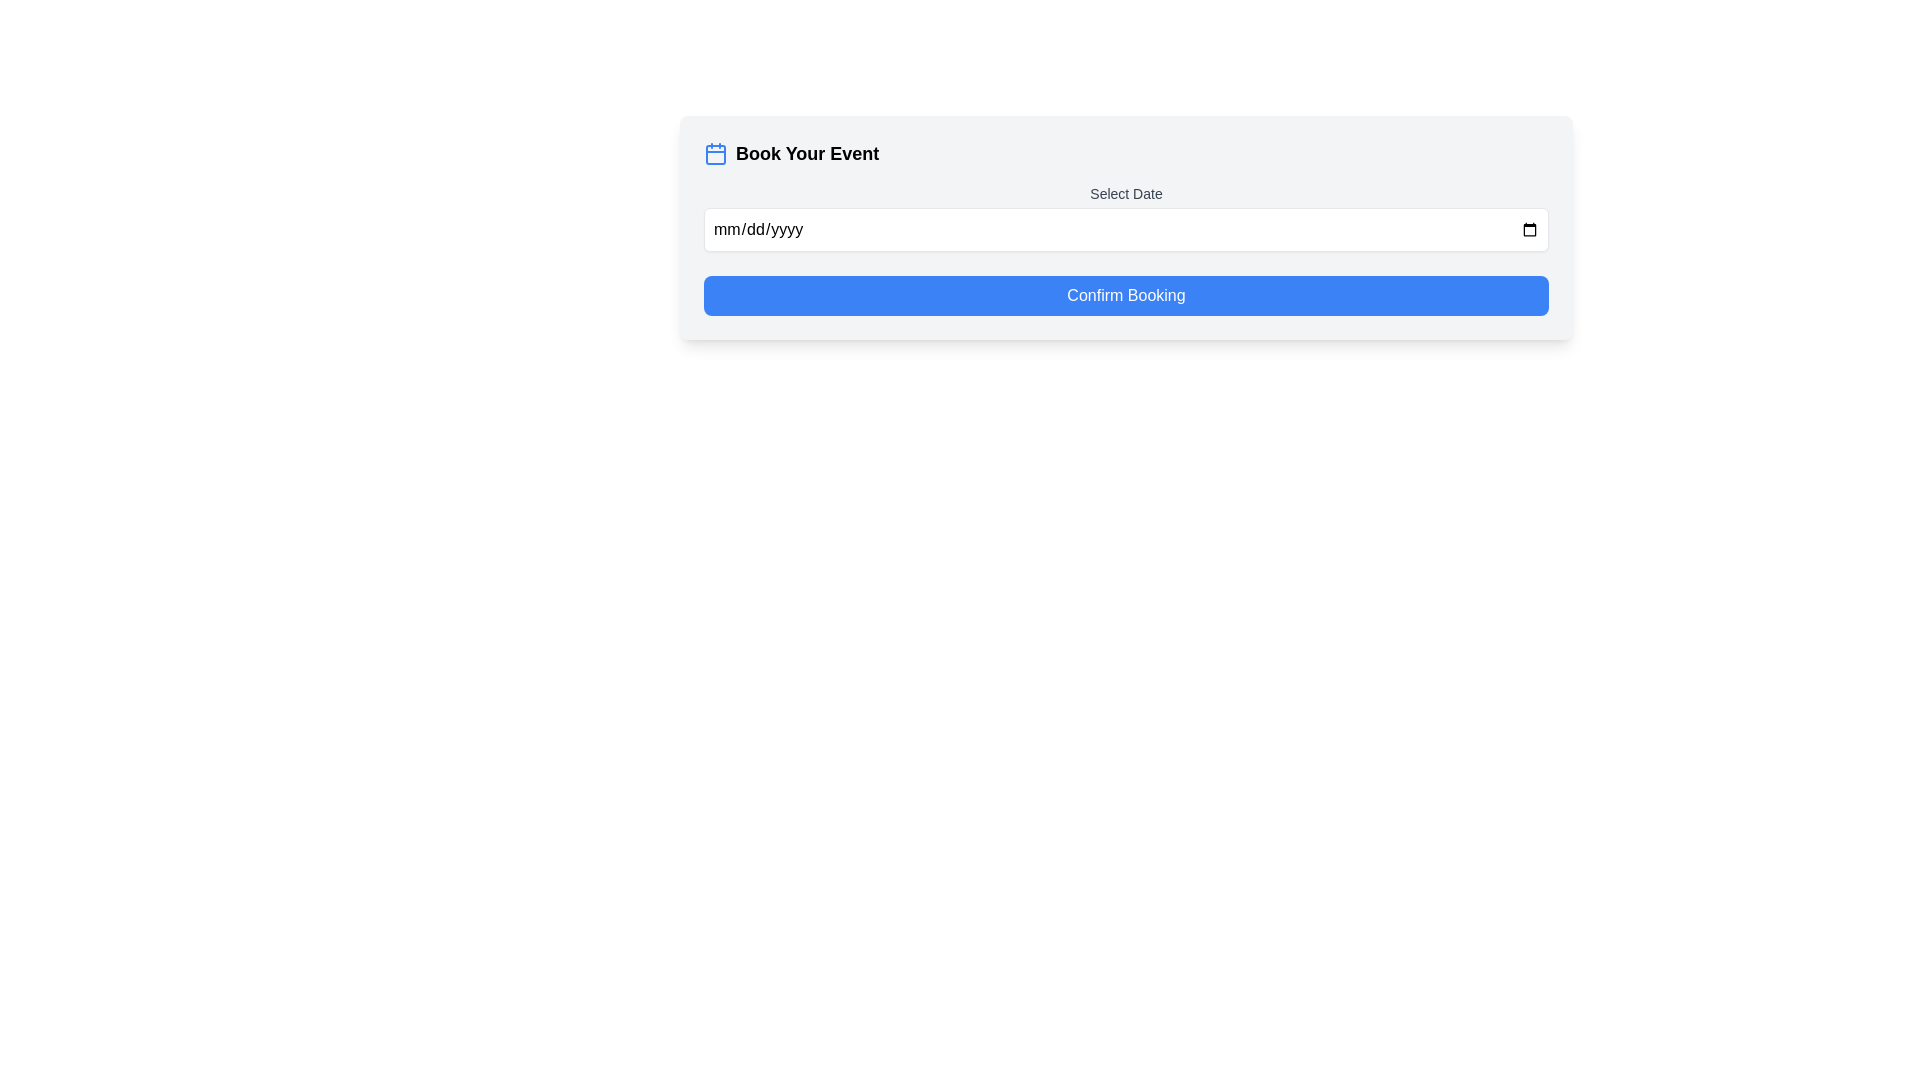 The image size is (1920, 1080). Describe the element at coordinates (1126, 193) in the screenshot. I see `the 'Select Date' text label located above the date input field in the 'Book Your Event' section` at that location.